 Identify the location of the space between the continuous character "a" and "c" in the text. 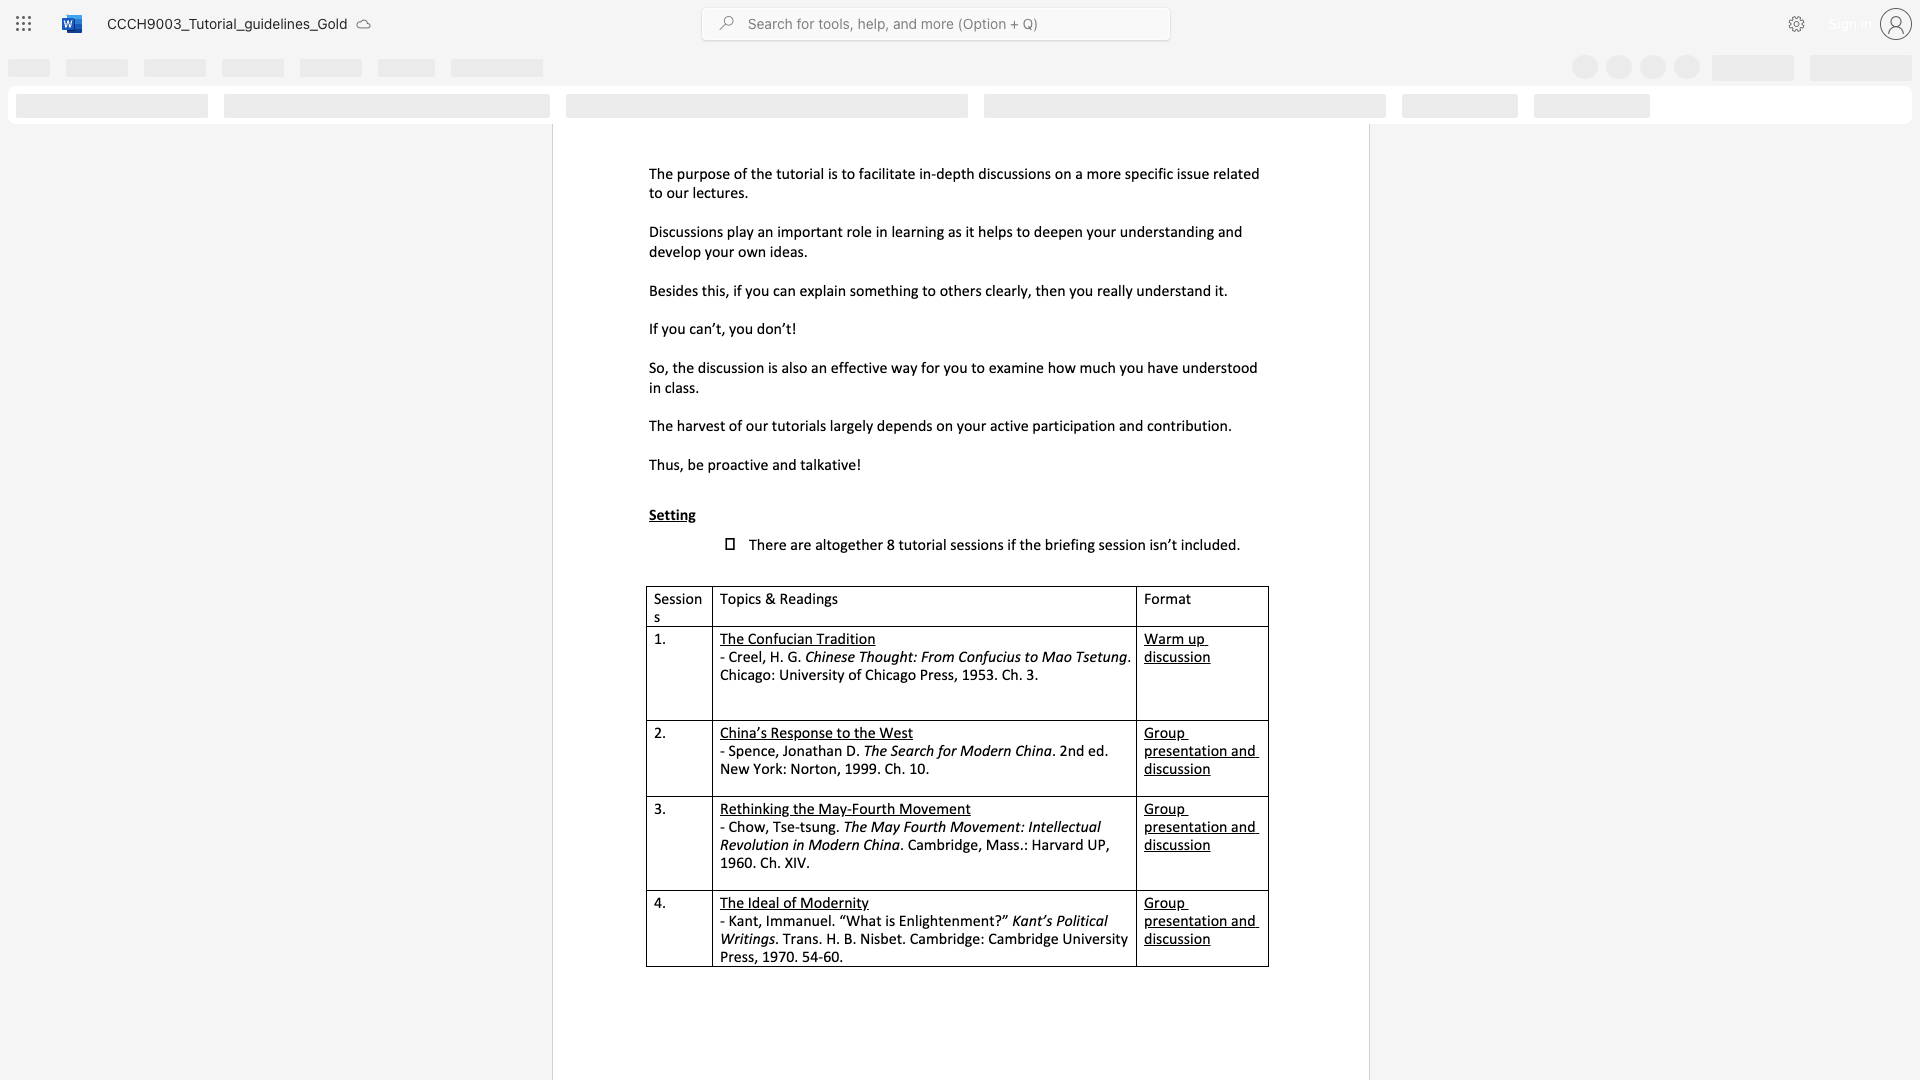
(871, 172).